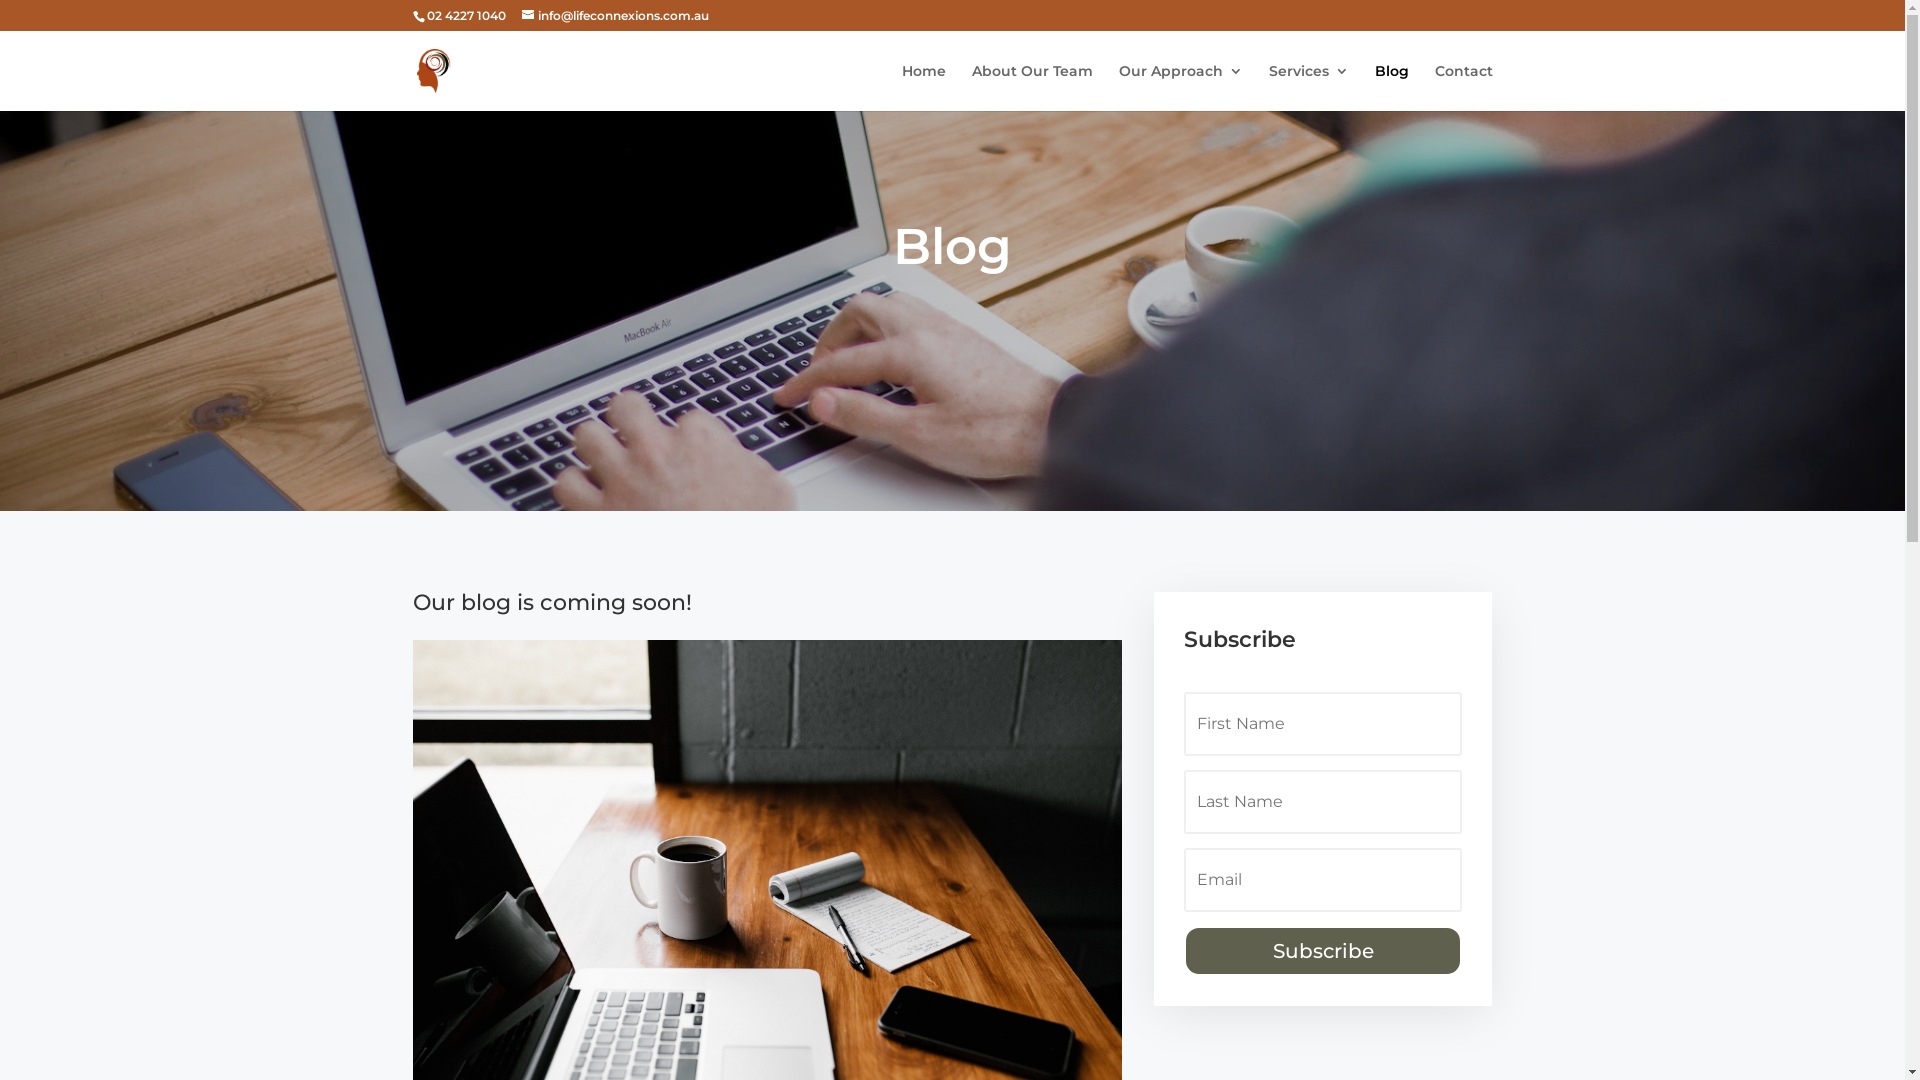 Image resolution: width=1920 pixels, height=1080 pixels. Describe the element at coordinates (614, 15) in the screenshot. I see `'info@lifeconnexions.com.au'` at that location.